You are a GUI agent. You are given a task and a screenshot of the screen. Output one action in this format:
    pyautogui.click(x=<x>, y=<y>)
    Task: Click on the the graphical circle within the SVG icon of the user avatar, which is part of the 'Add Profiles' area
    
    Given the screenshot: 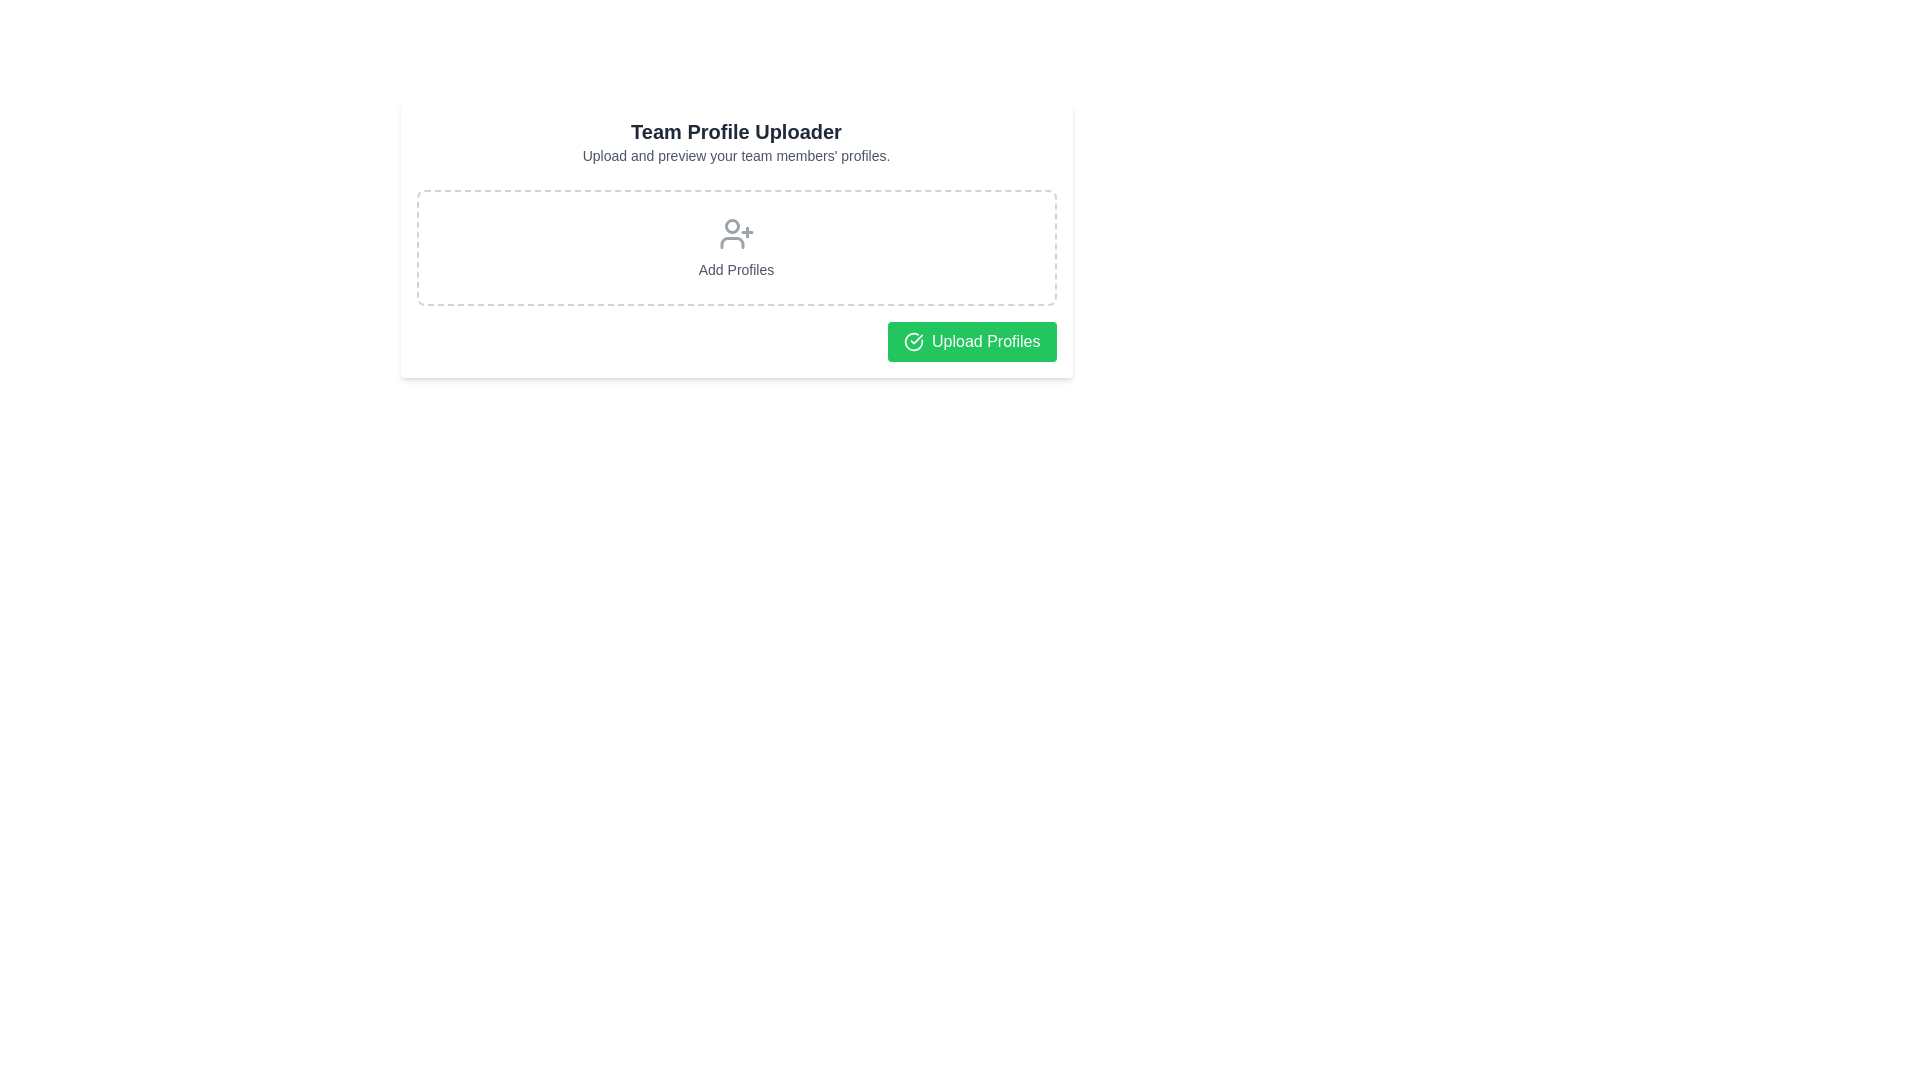 What is the action you would take?
    pyautogui.click(x=730, y=225)
    